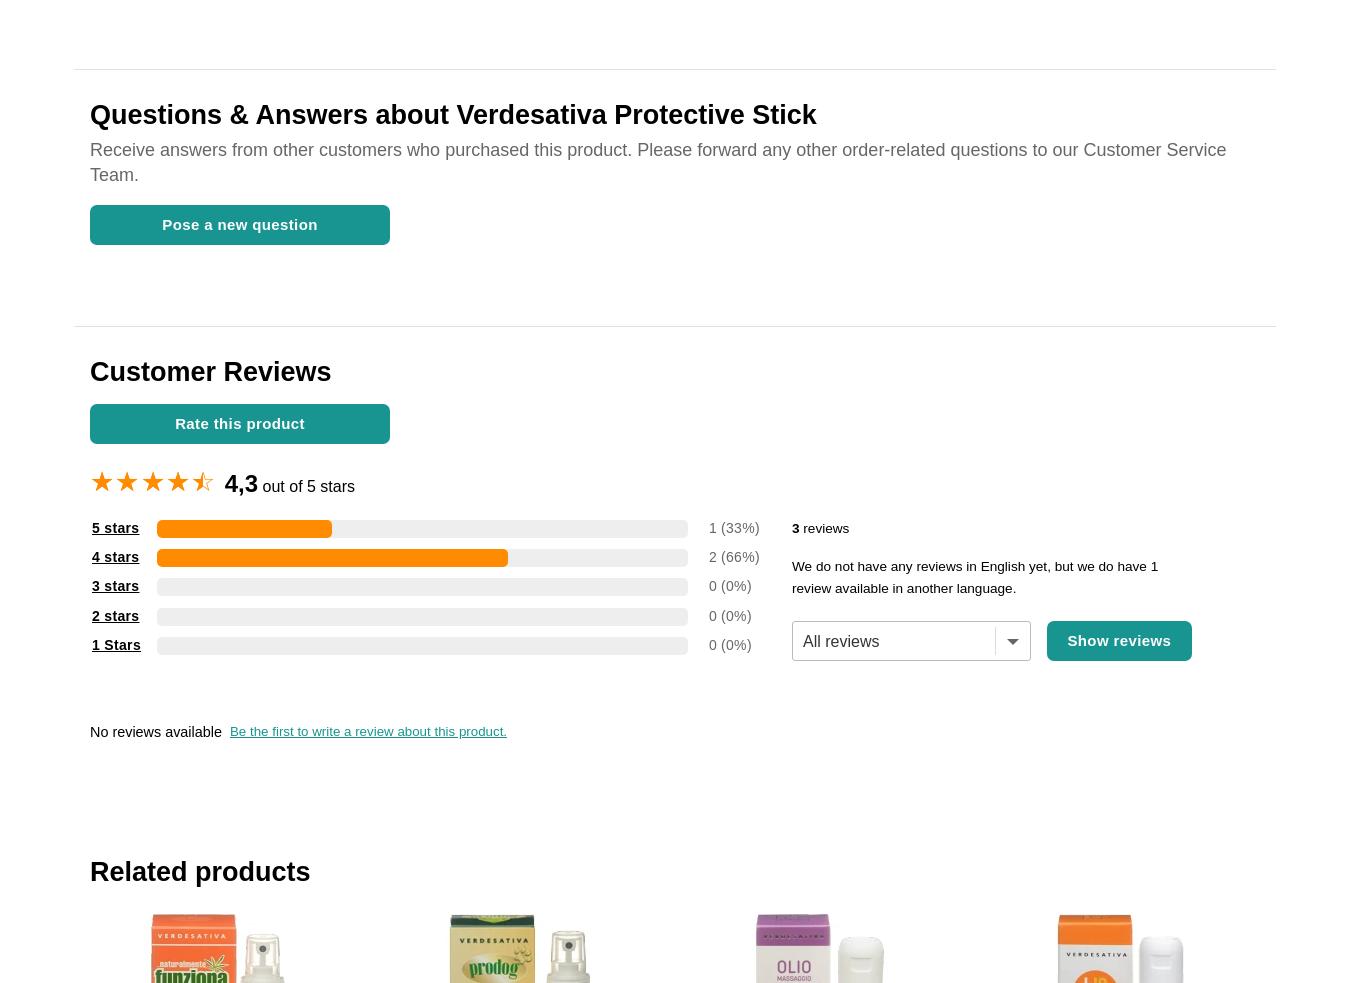 The height and width of the screenshot is (983, 1350). Describe the element at coordinates (706, 556) in the screenshot. I see `'2'` at that location.